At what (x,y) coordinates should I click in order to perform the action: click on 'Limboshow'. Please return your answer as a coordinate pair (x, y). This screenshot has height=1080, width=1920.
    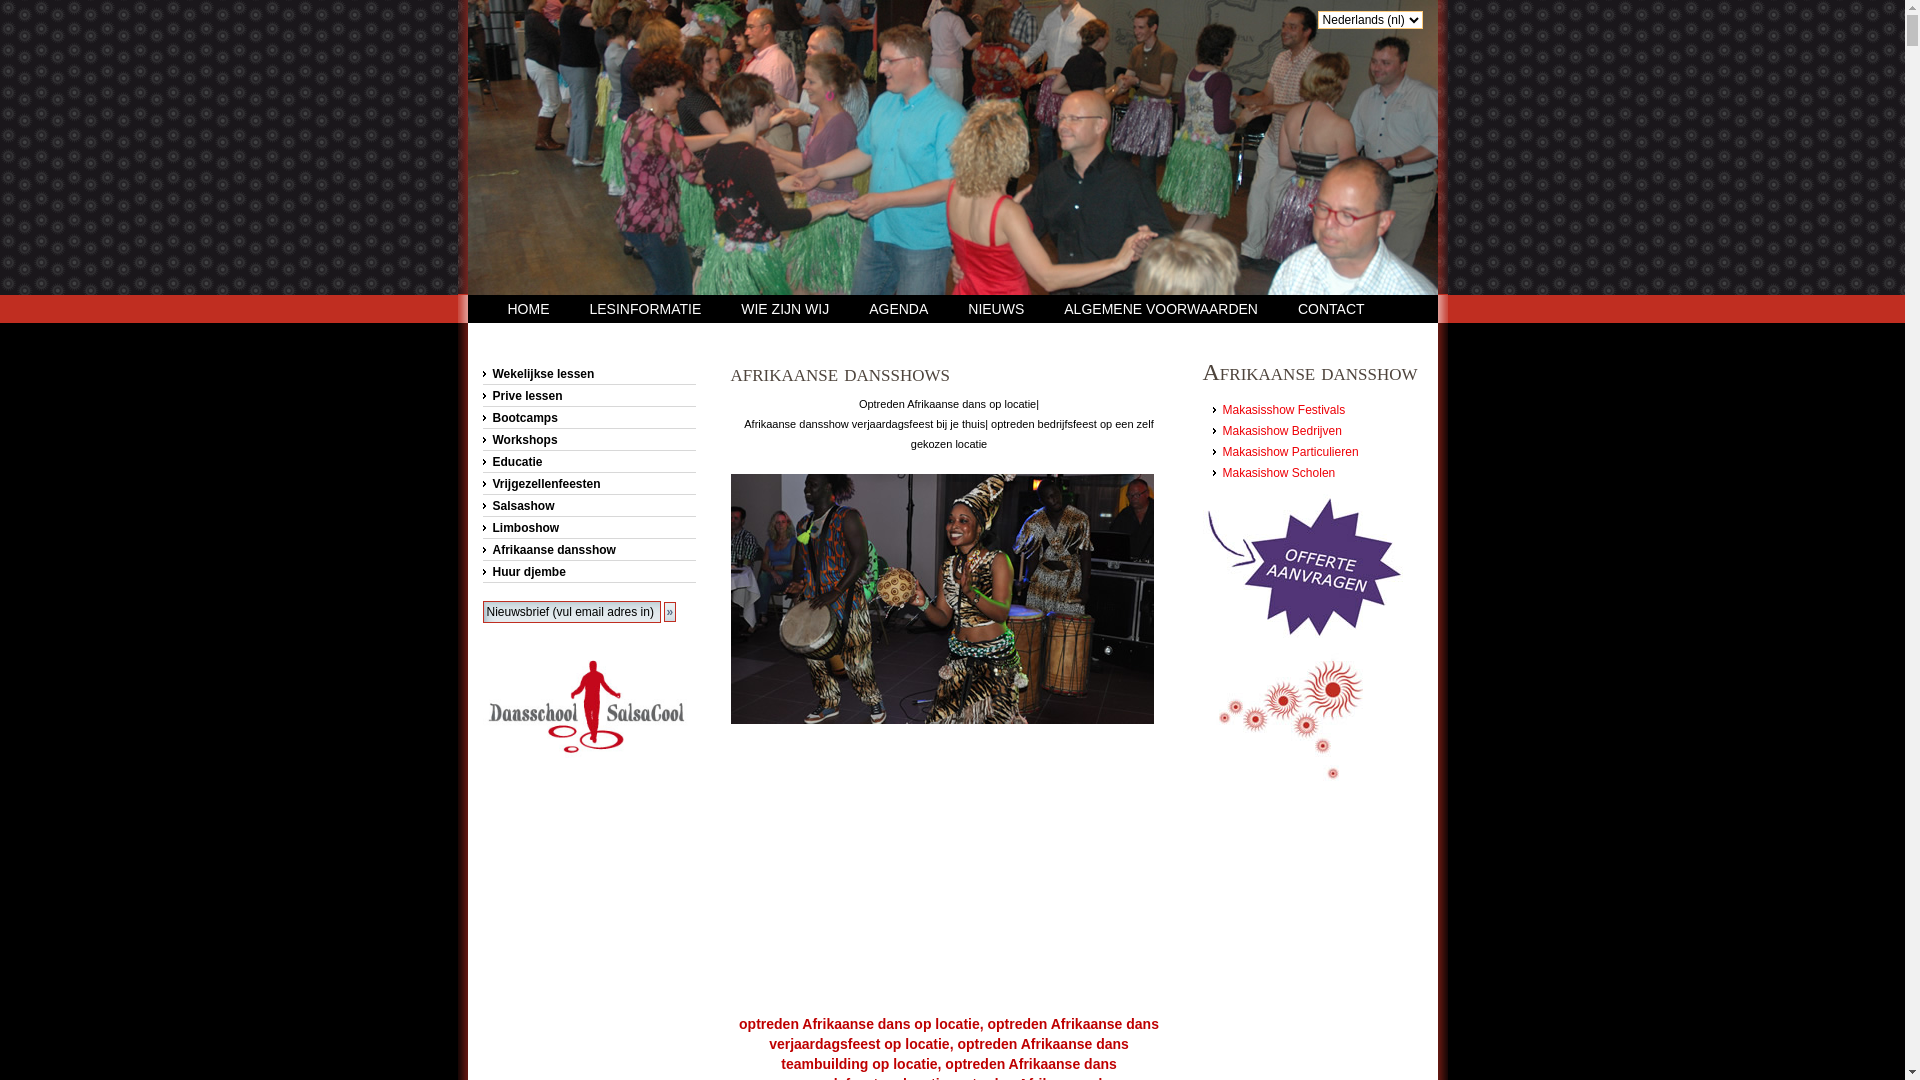
    Looking at the image, I should click on (587, 527).